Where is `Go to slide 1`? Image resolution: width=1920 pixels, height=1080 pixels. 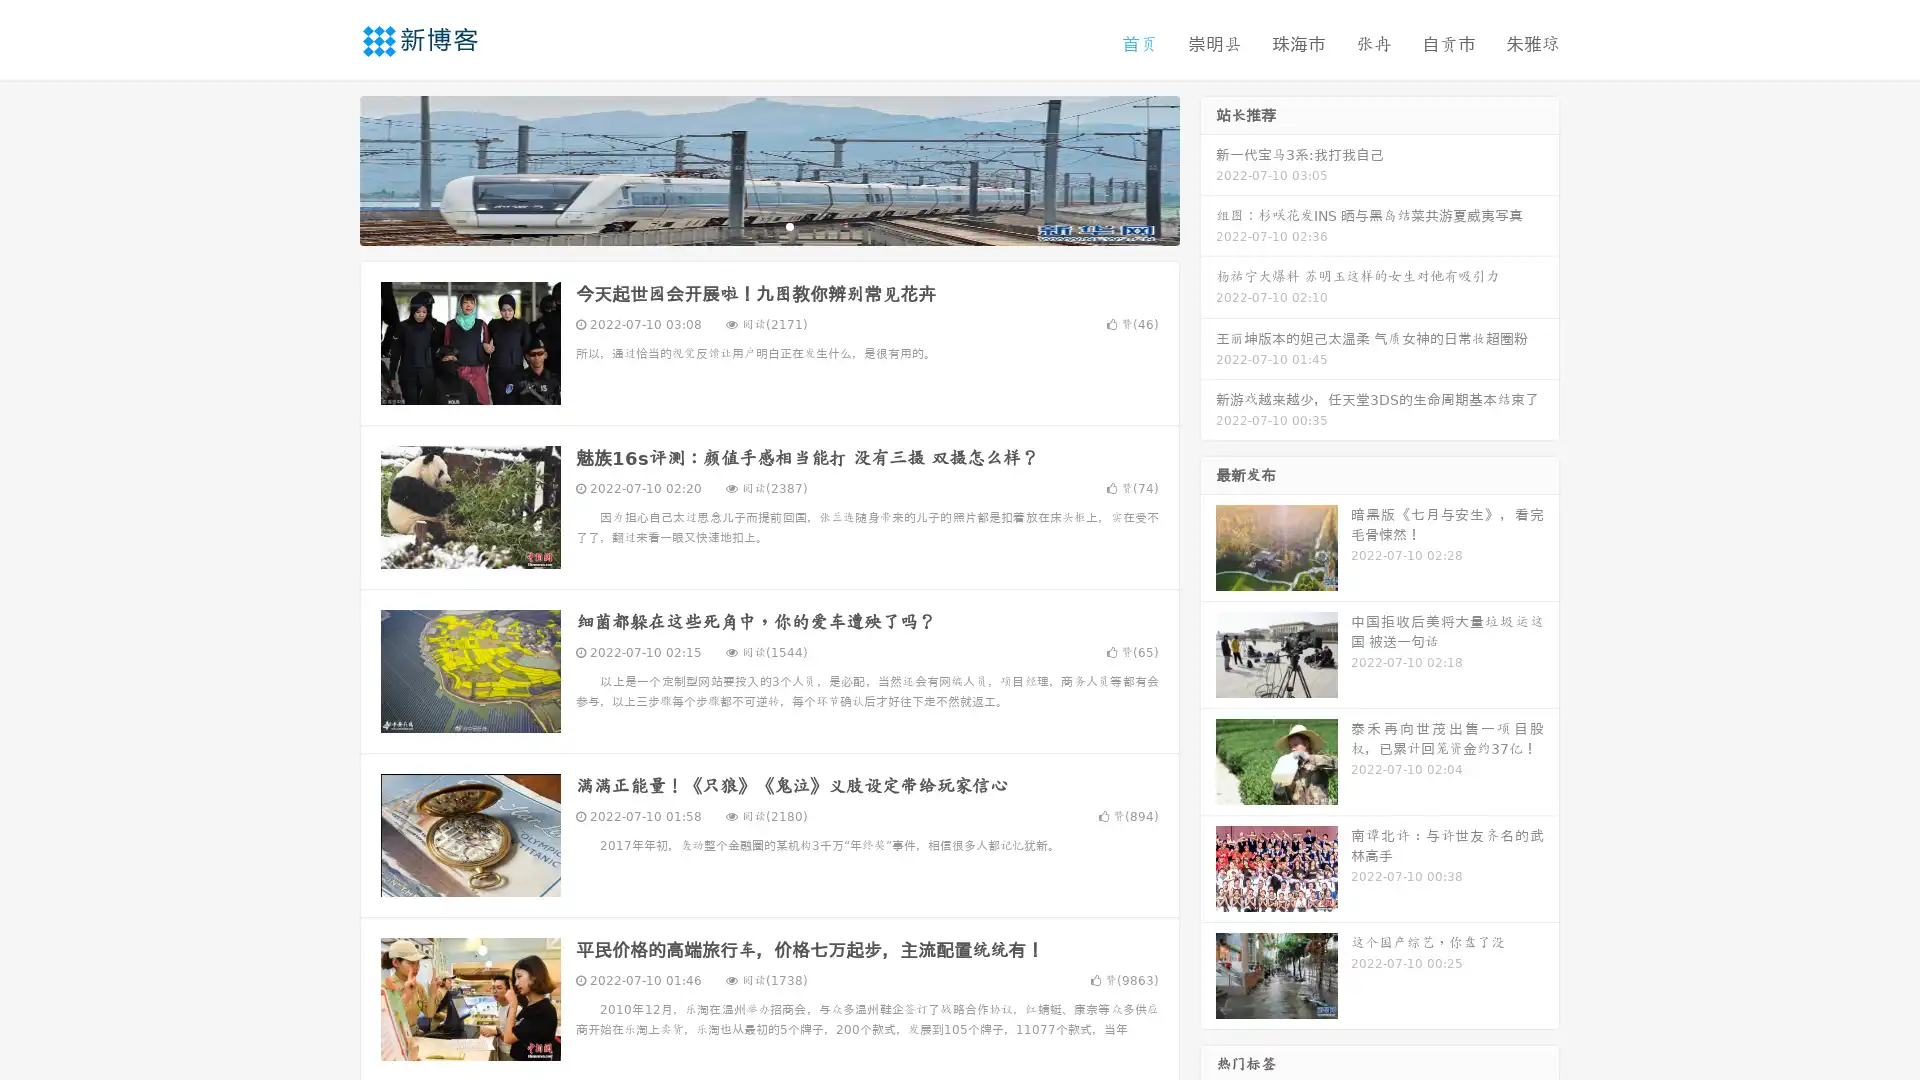 Go to slide 1 is located at coordinates (748, 225).